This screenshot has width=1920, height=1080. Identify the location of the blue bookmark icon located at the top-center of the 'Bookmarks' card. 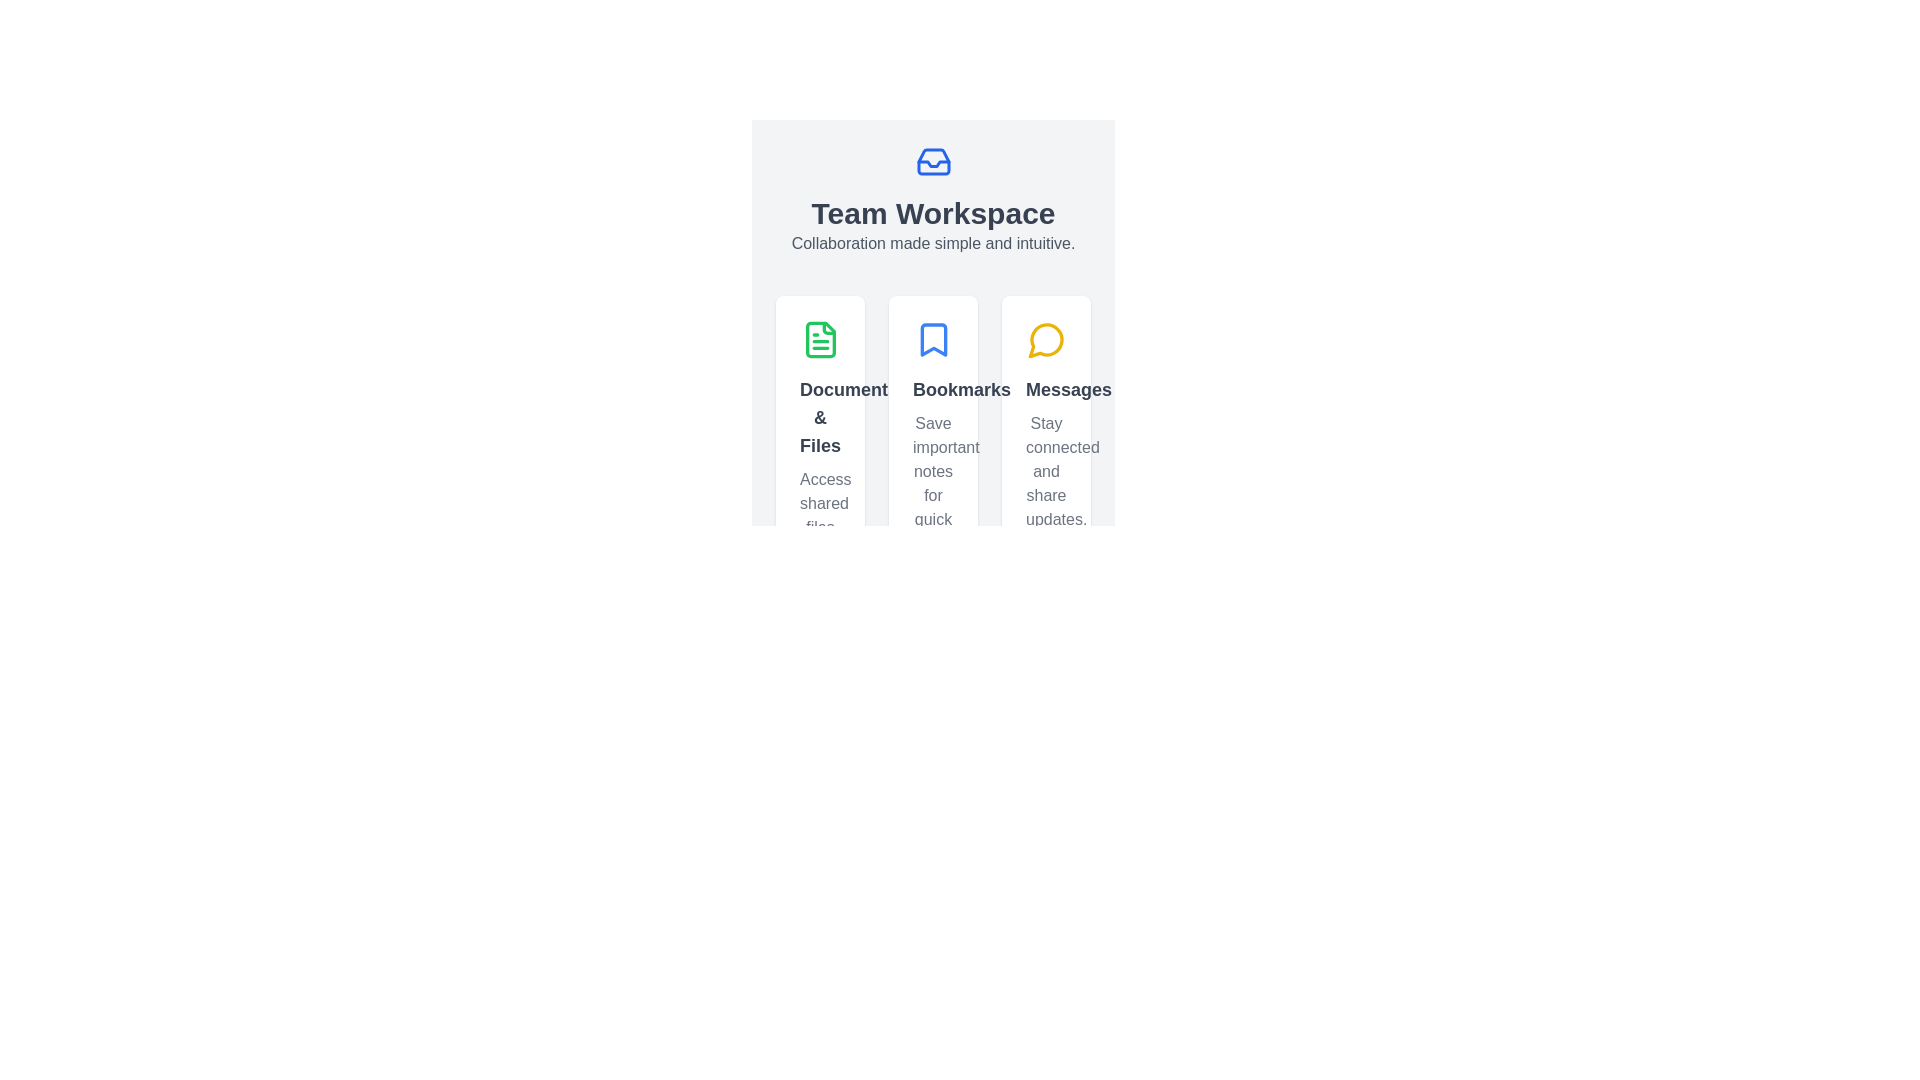
(932, 338).